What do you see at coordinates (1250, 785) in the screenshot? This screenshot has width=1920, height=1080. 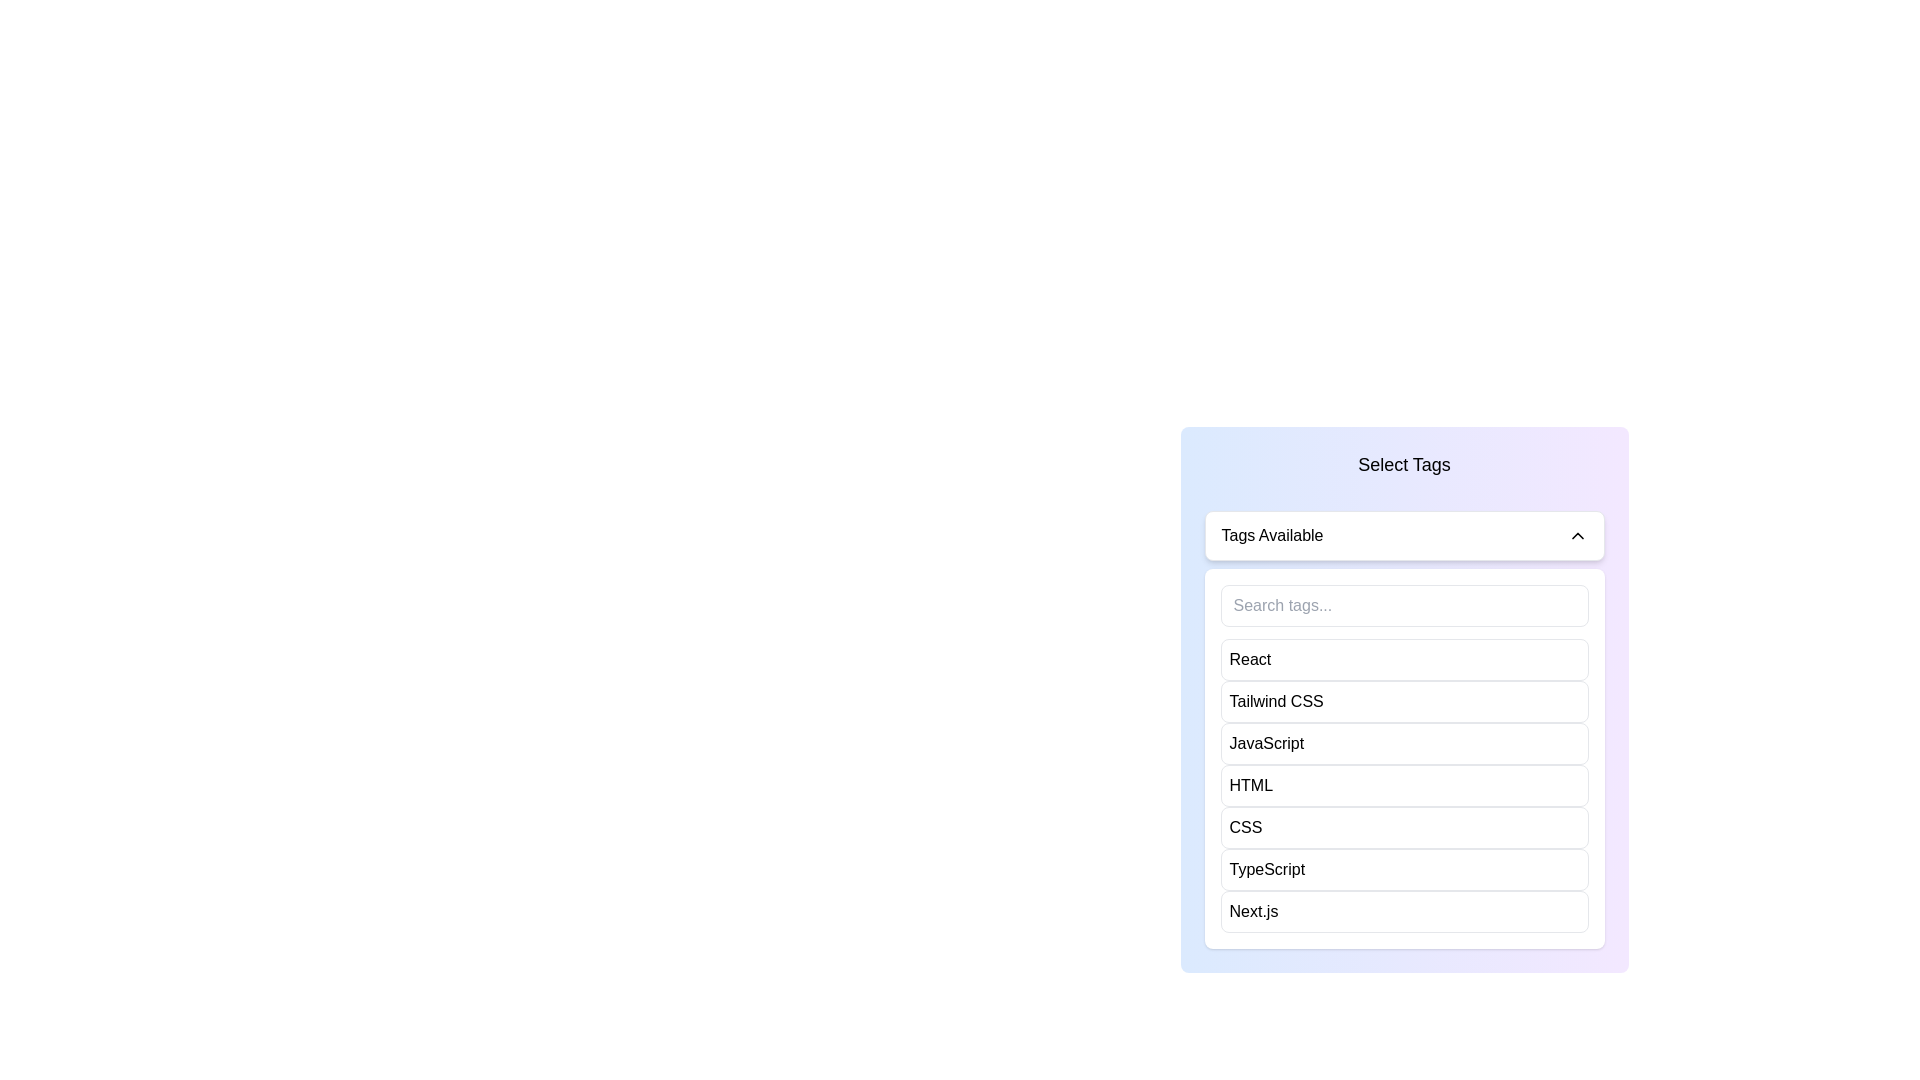 I see `the 'HTML' tag selection item within the dropdown list located under the 'JavaScript' label and above the 'CSS' label in the 'Select Tags' panel` at bounding box center [1250, 785].